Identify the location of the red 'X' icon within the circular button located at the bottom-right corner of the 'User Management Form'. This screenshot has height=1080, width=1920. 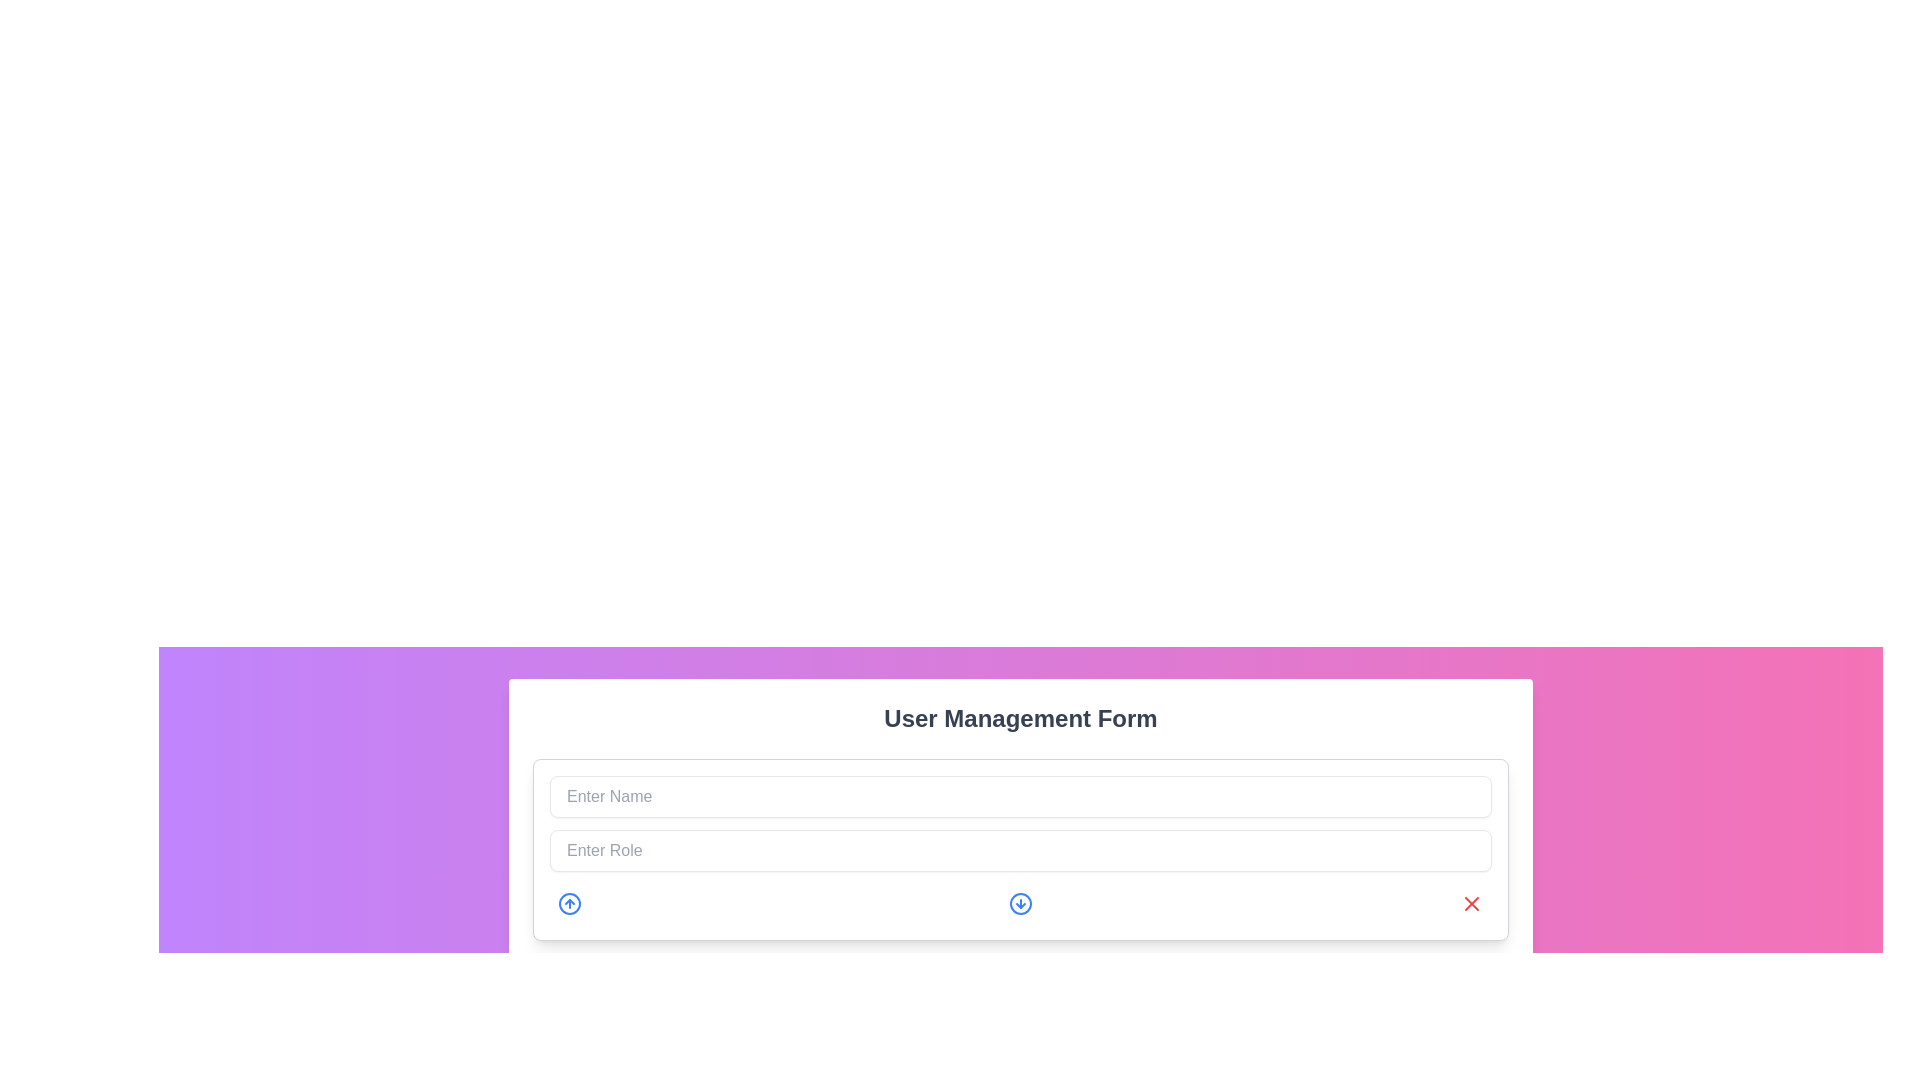
(1472, 903).